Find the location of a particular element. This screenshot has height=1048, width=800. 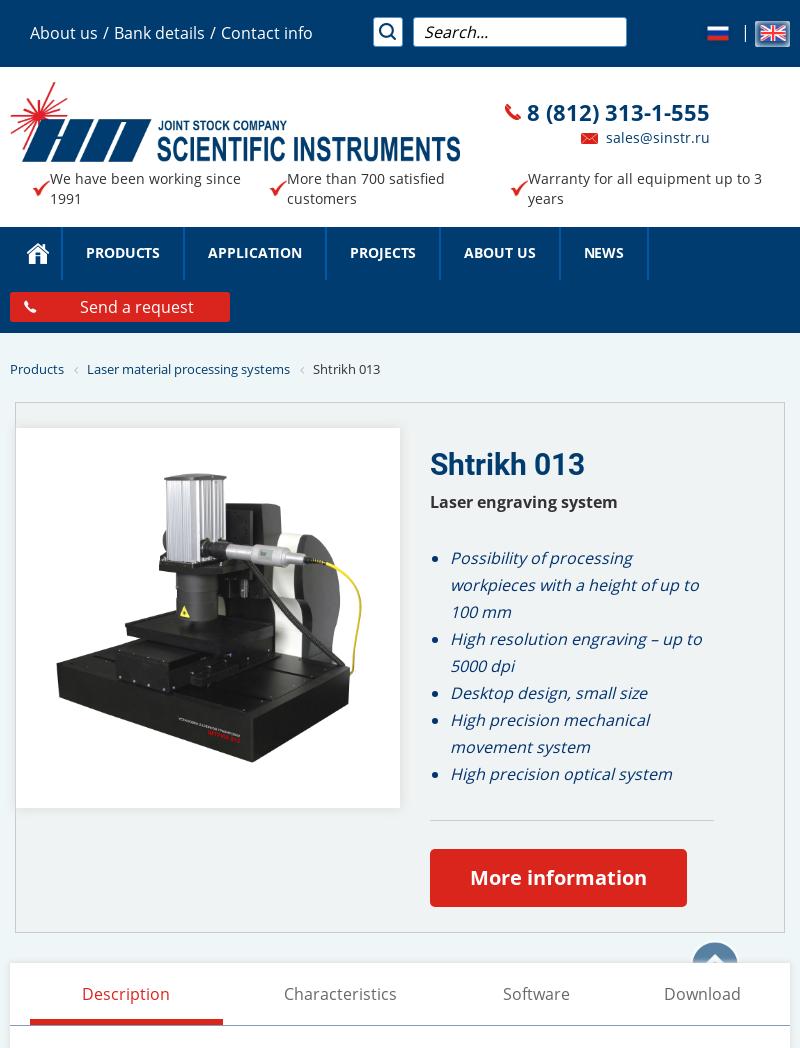

'We have been working since 1991' is located at coordinates (49, 187).